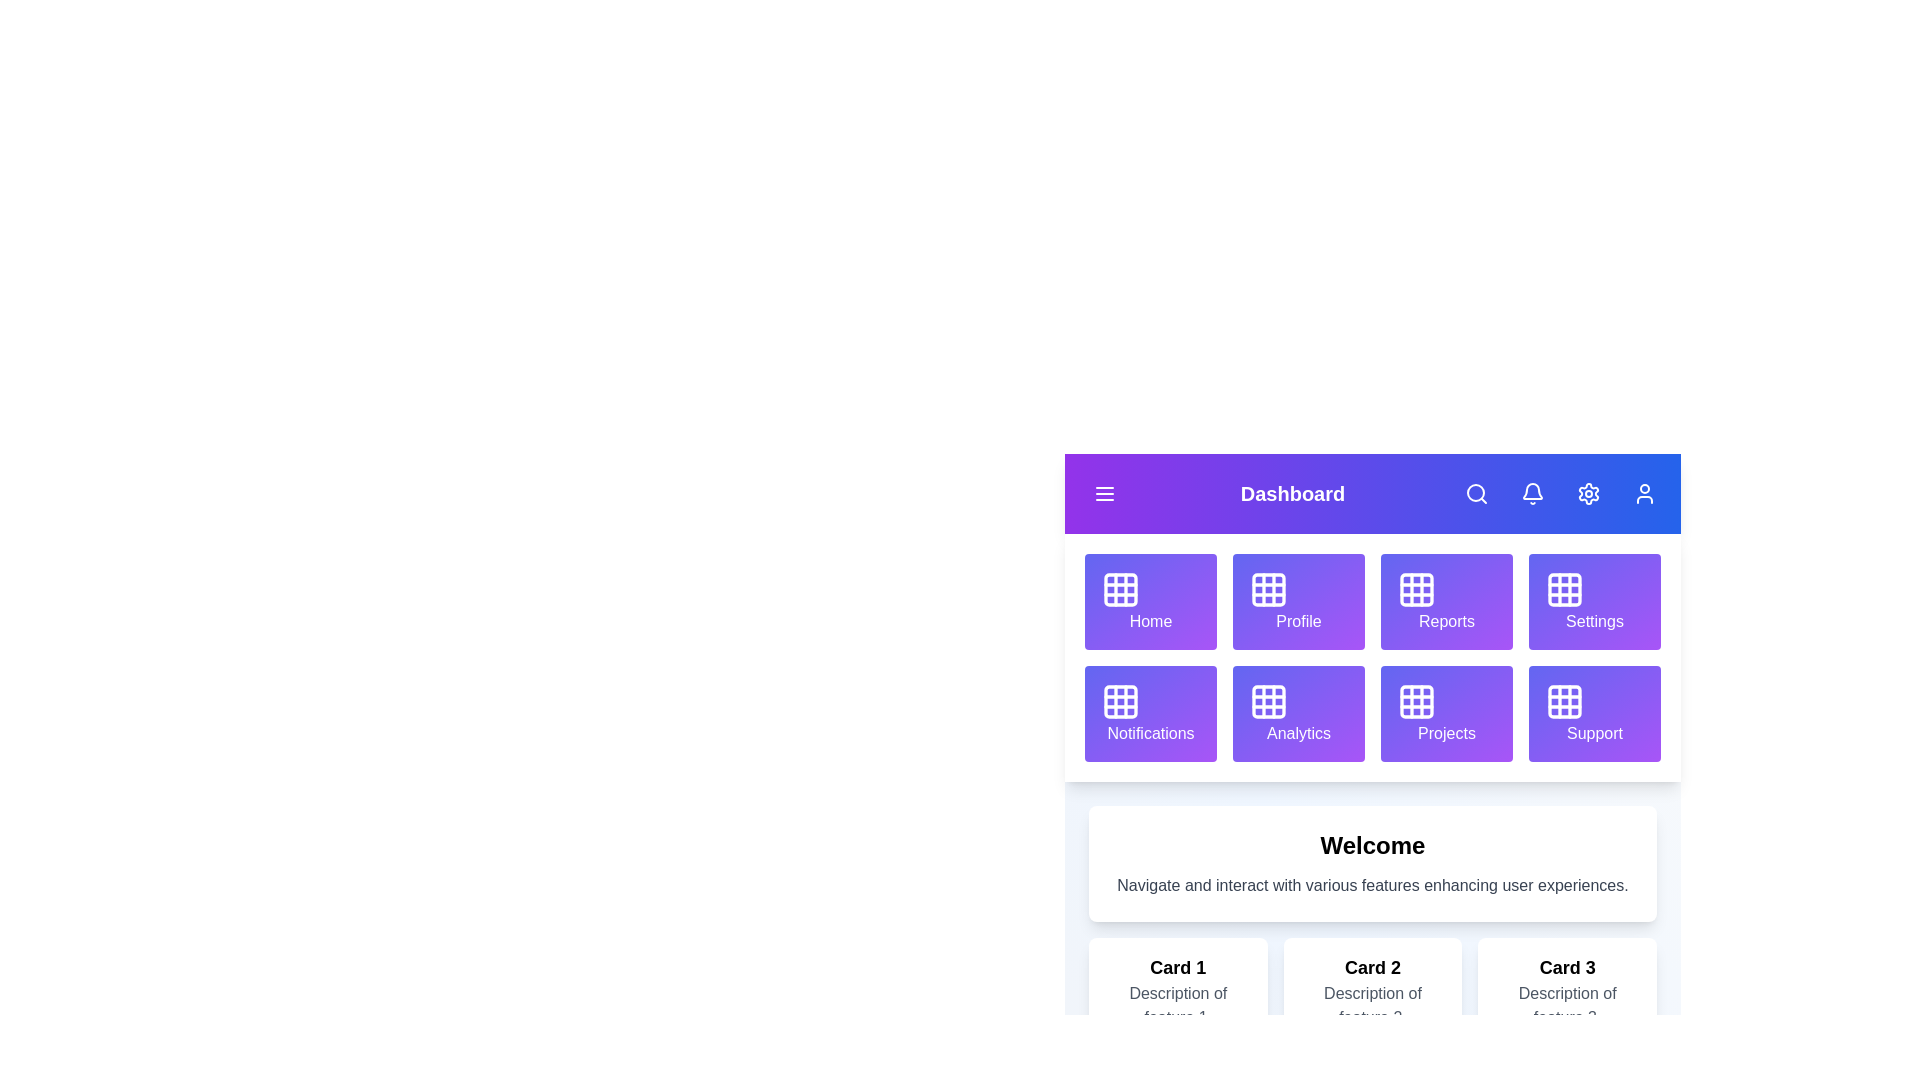 The image size is (1920, 1080). What do you see at coordinates (1446, 600) in the screenshot?
I see `the grid item labeled Reports to navigate to its section` at bounding box center [1446, 600].